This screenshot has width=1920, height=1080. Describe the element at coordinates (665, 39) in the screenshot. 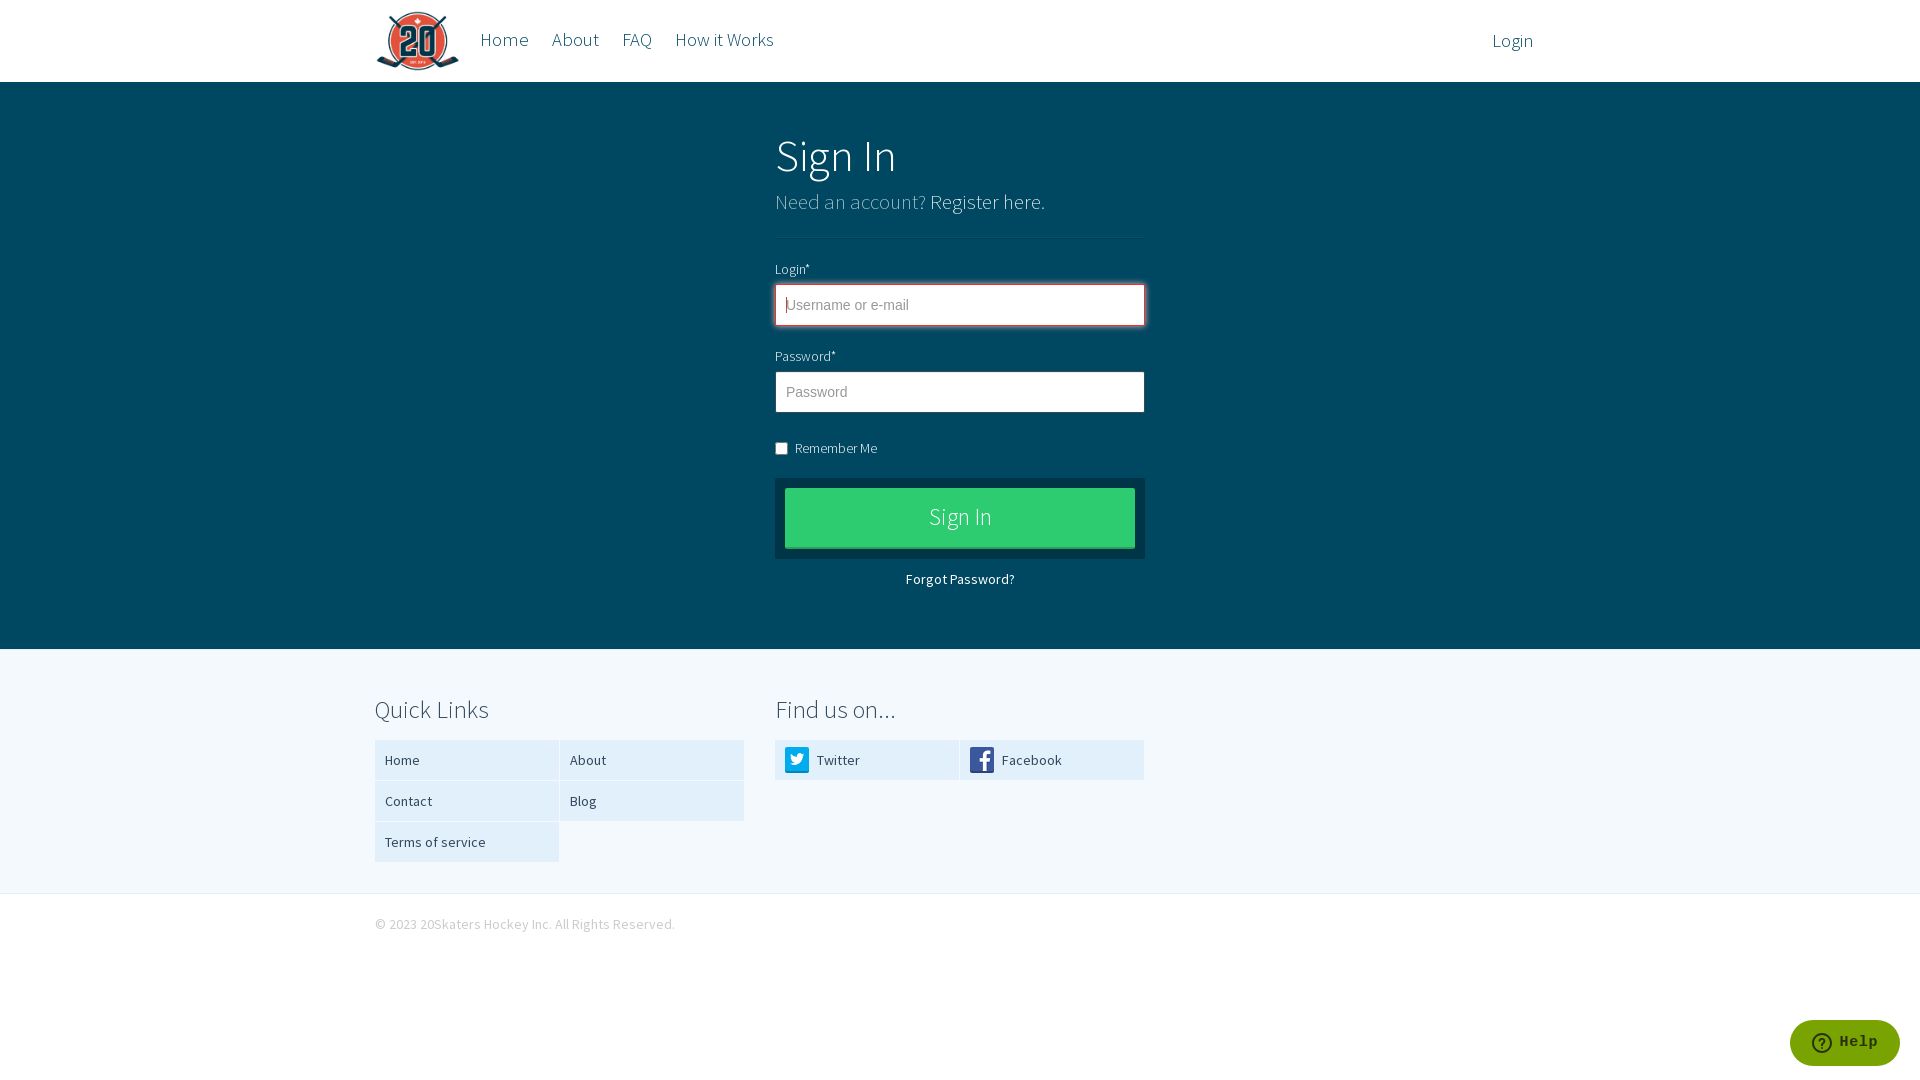

I see `'How it Works'` at that location.